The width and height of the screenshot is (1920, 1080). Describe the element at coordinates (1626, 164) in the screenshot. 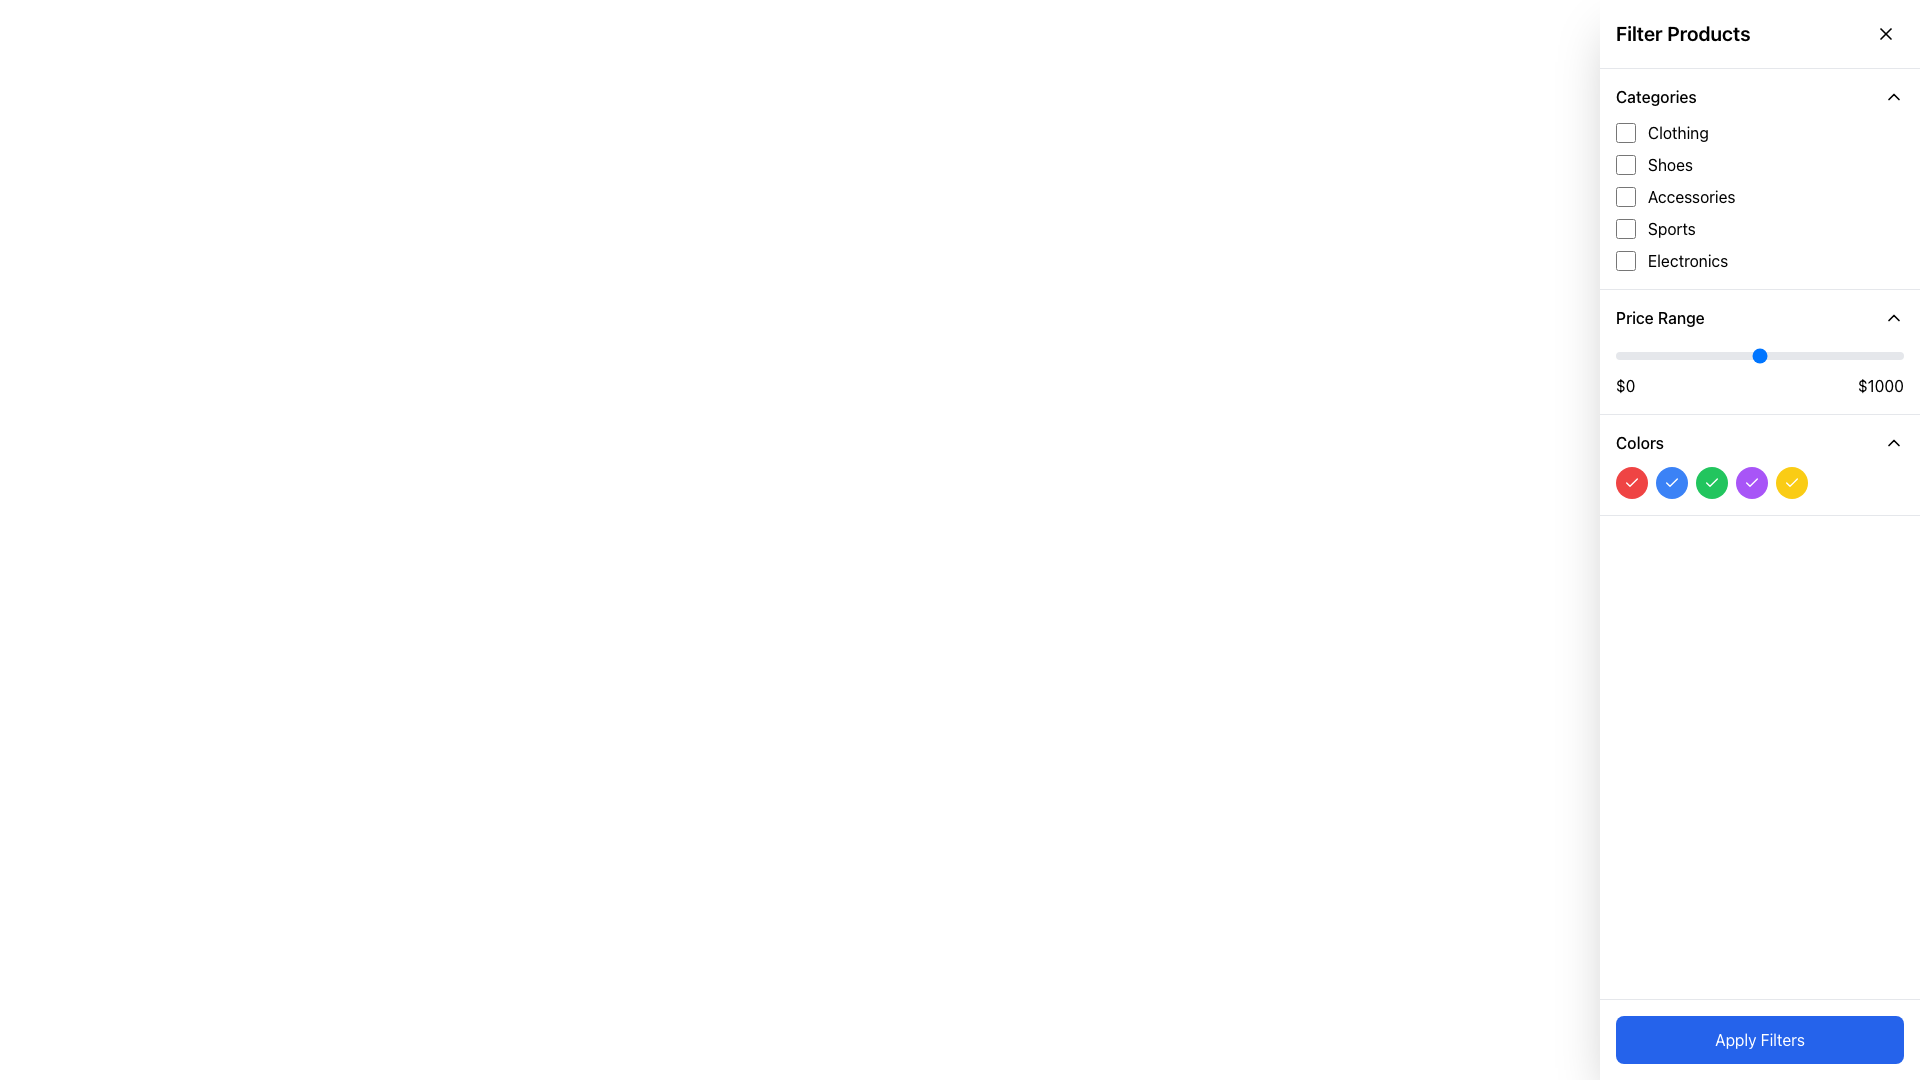

I see `the checkbox for the 'Shoes' category` at that location.